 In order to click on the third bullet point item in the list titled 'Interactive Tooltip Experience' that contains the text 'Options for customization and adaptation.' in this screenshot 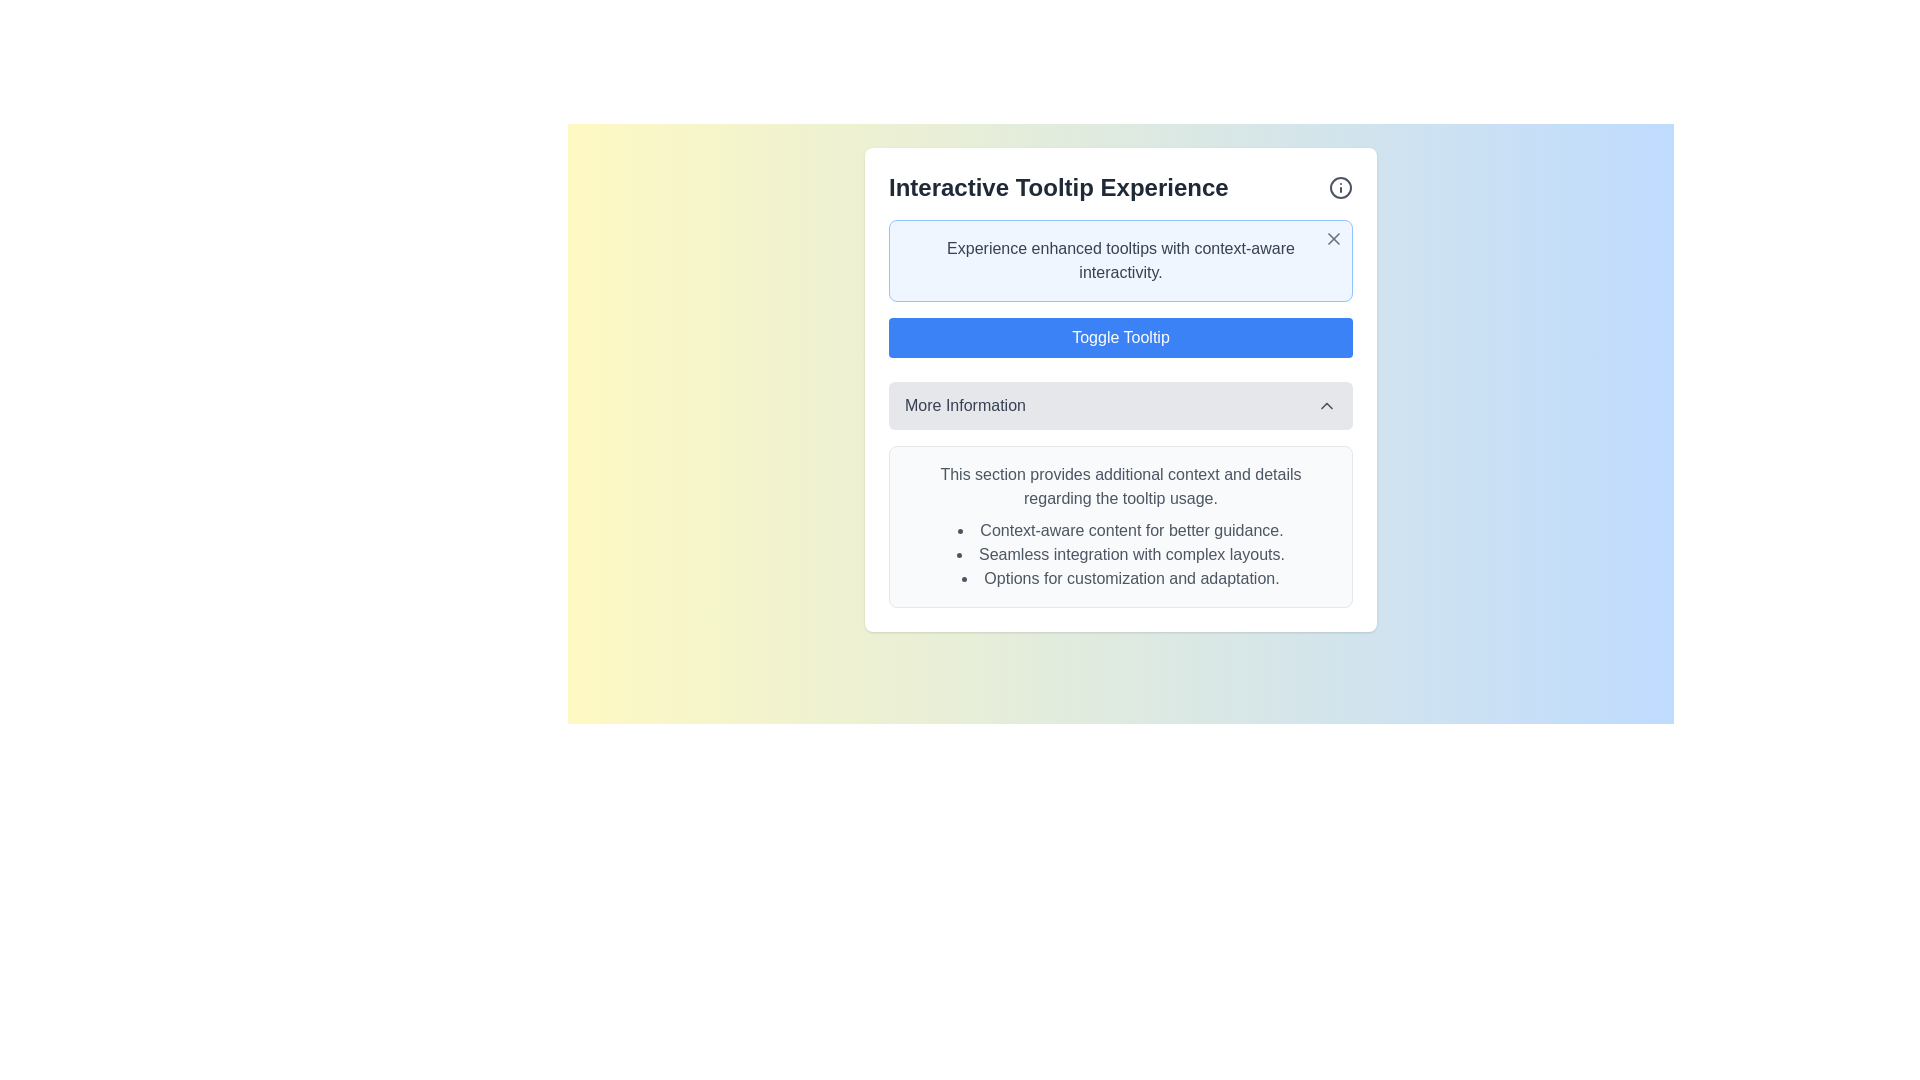, I will do `click(1121, 578)`.